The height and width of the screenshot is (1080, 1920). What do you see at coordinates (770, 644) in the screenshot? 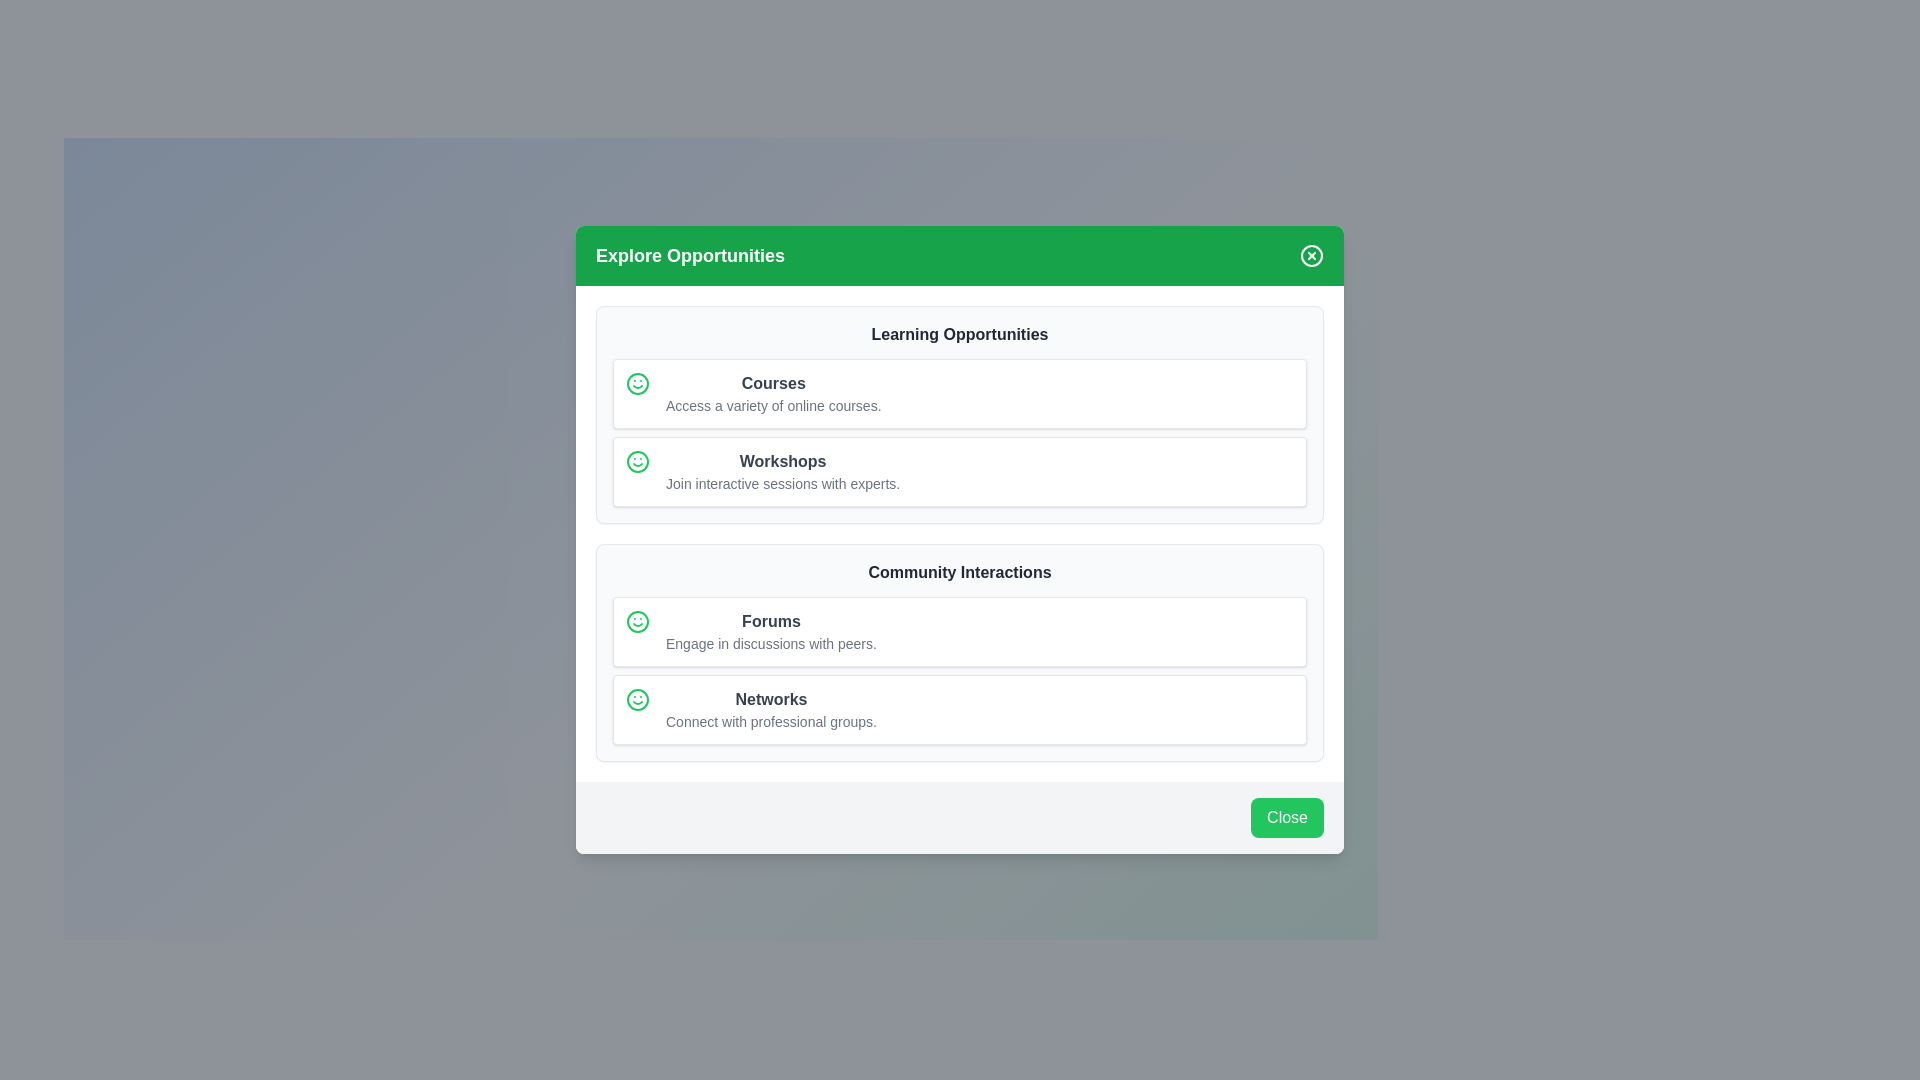
I see `the text element that reads 'Engage in discussions with peers.' located beneath the title 'Forums' in the 'Community Interactions' card` at bounding box center [770, 644].